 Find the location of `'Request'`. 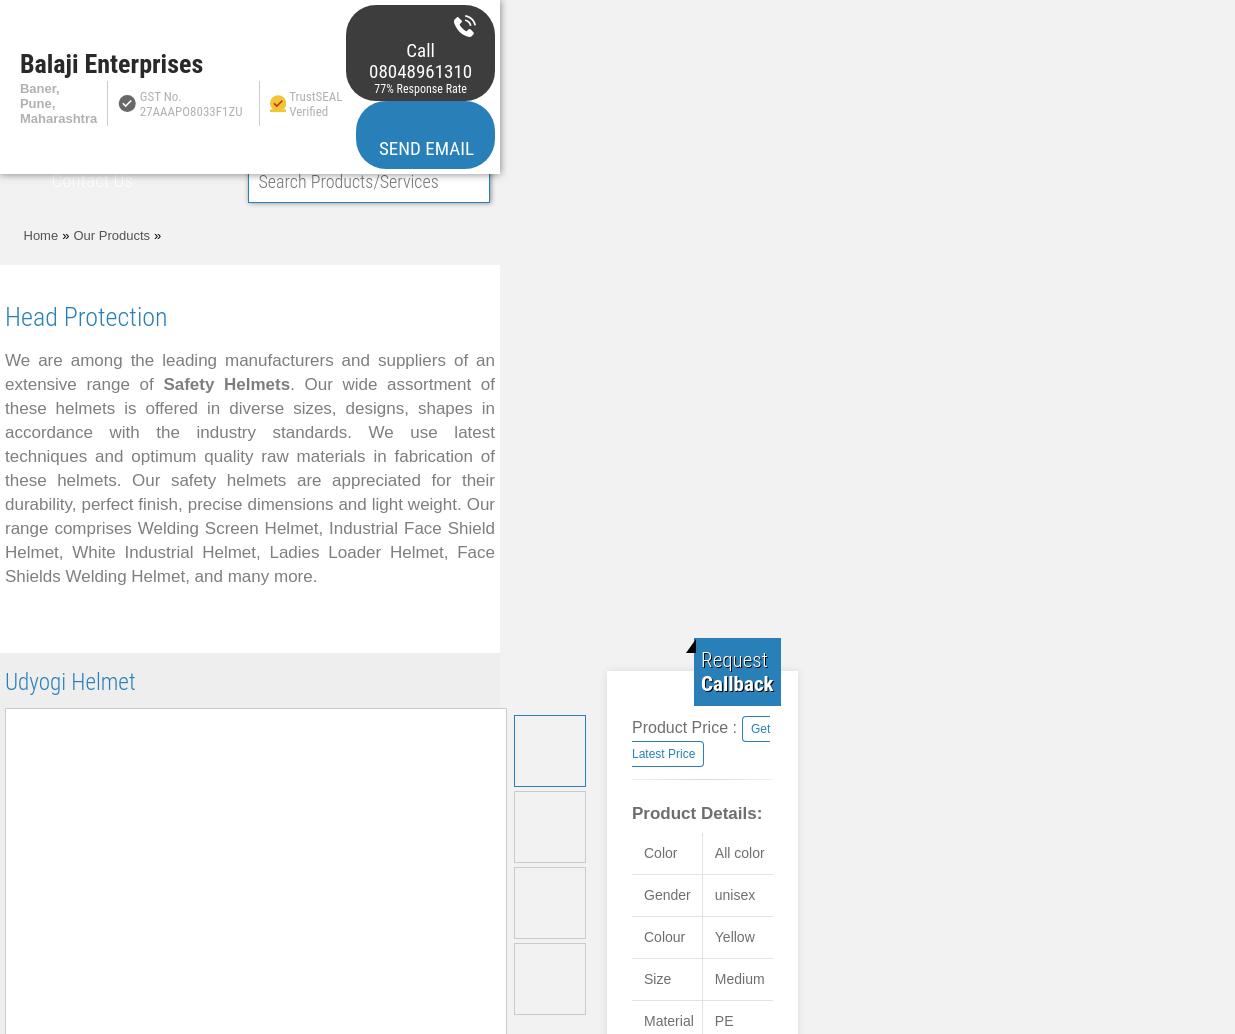

'Request' is located at coordinates (733, 660).